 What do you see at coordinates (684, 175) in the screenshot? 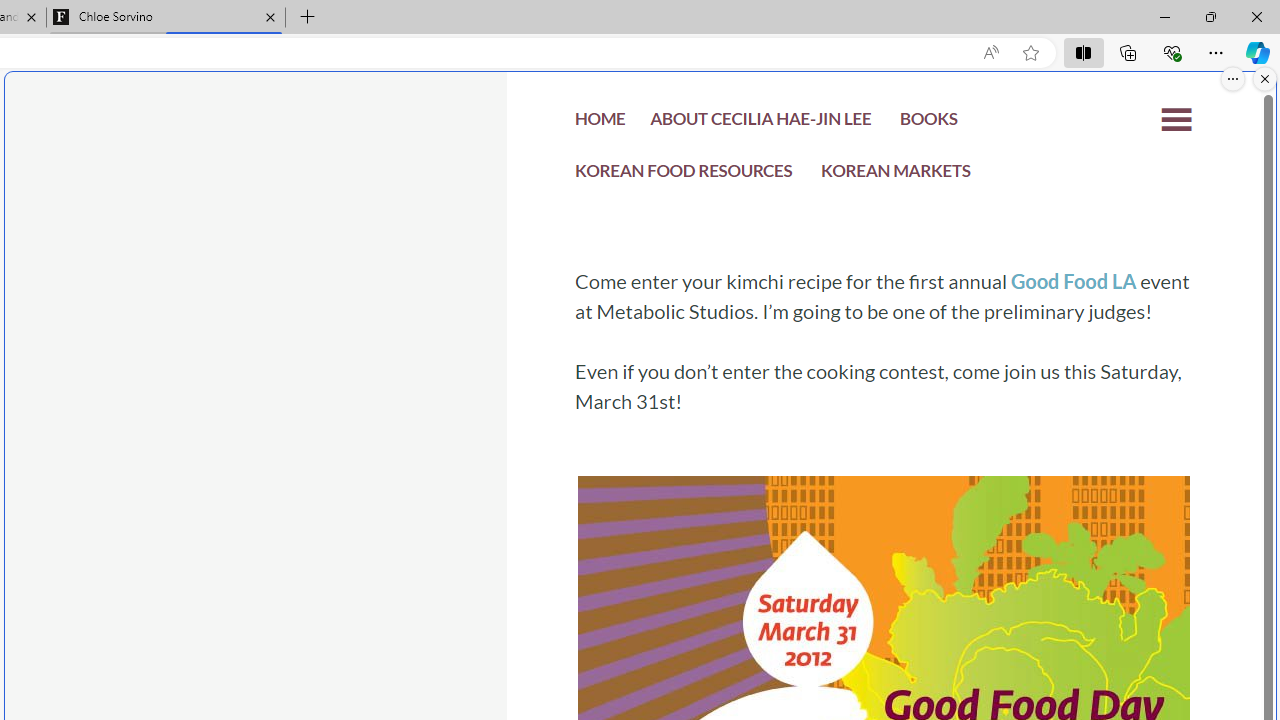
I see `'KOREAN FOOD RESOURCES'` at bounding box center [684, 175].